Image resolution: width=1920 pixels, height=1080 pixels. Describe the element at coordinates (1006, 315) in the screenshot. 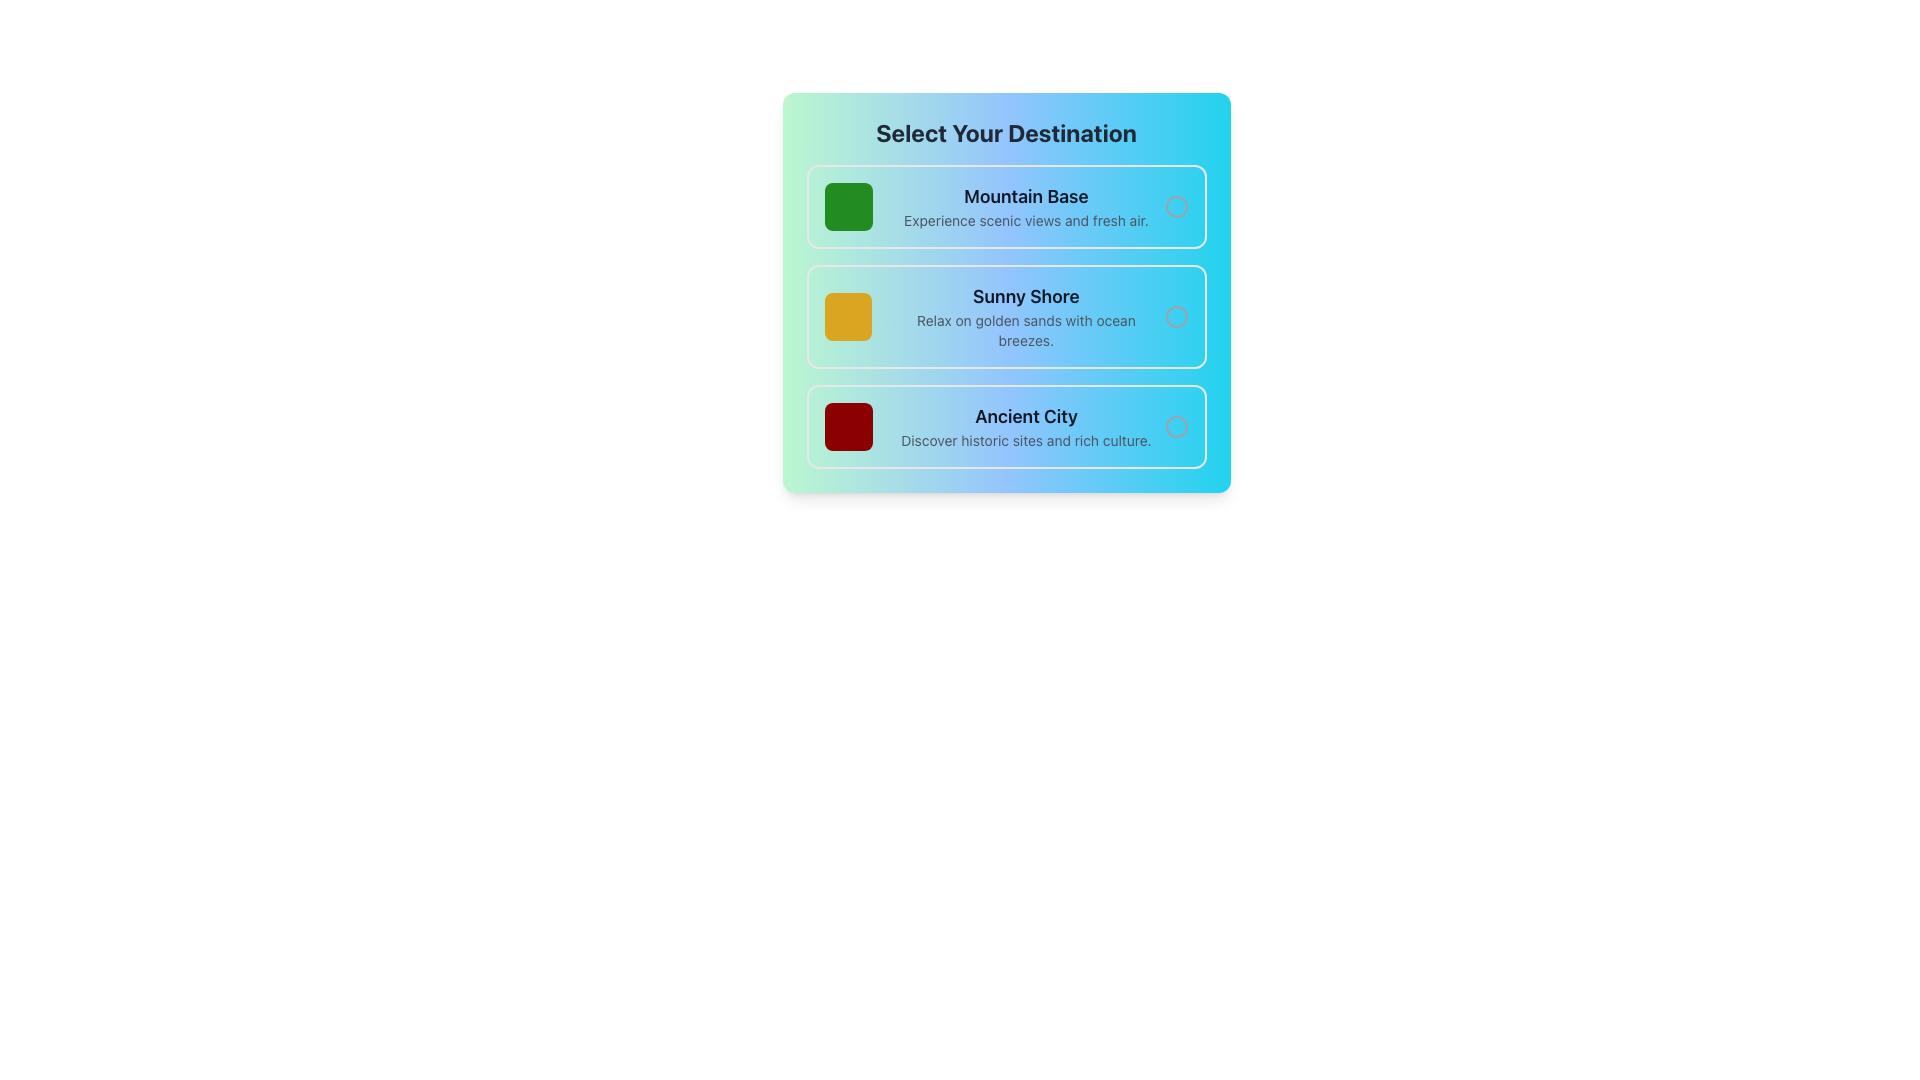

I see `the selectable Option card located vertically in the second position of a list of three options` at that location.